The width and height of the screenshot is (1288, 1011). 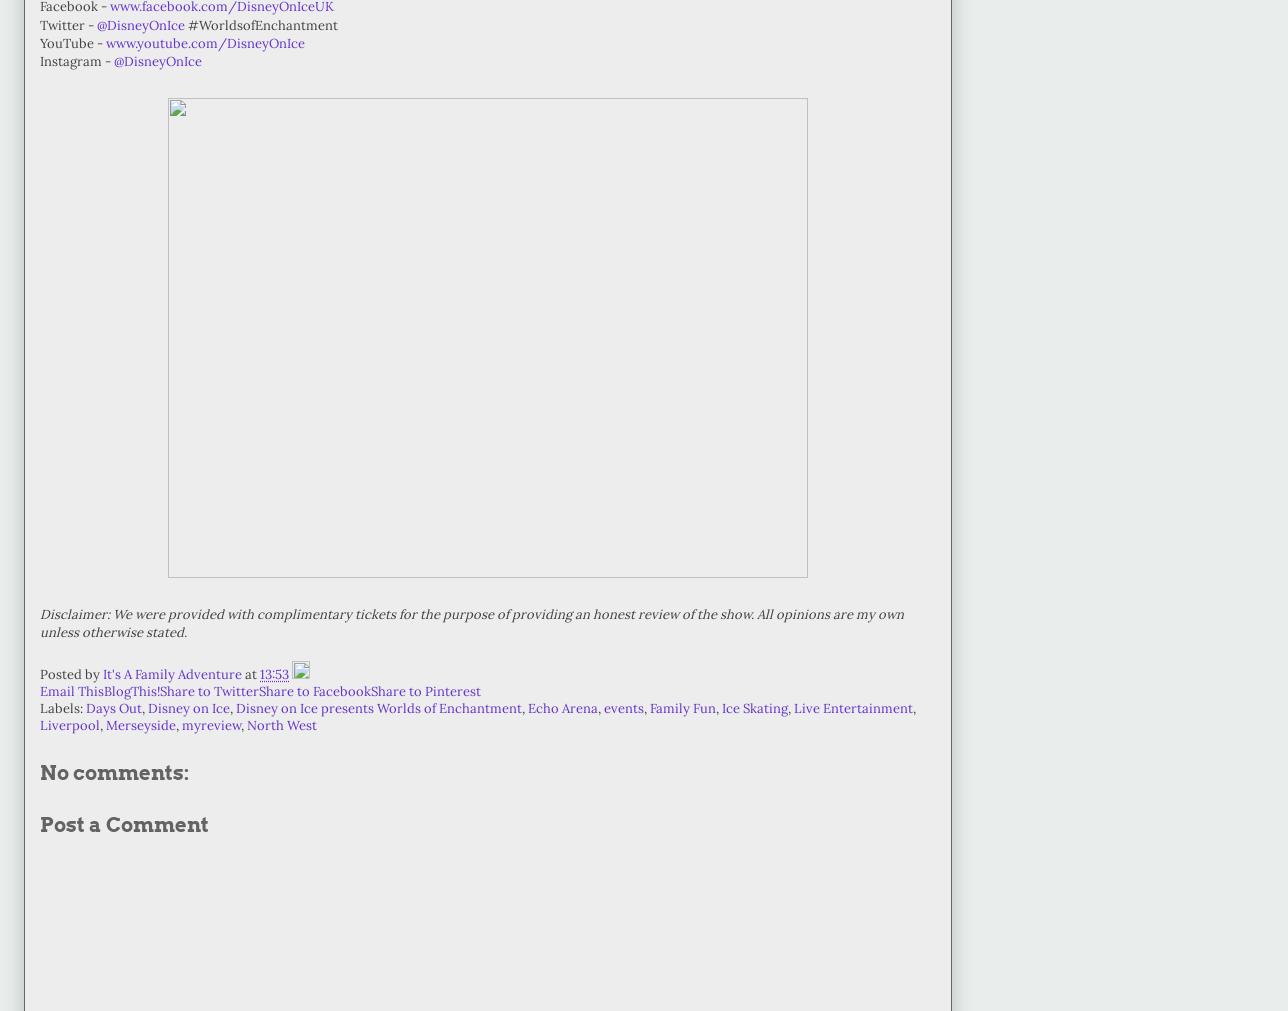 I want to click on 'Disney on Ice presents Worlds of Enchantment', so click(x=235, y=707).